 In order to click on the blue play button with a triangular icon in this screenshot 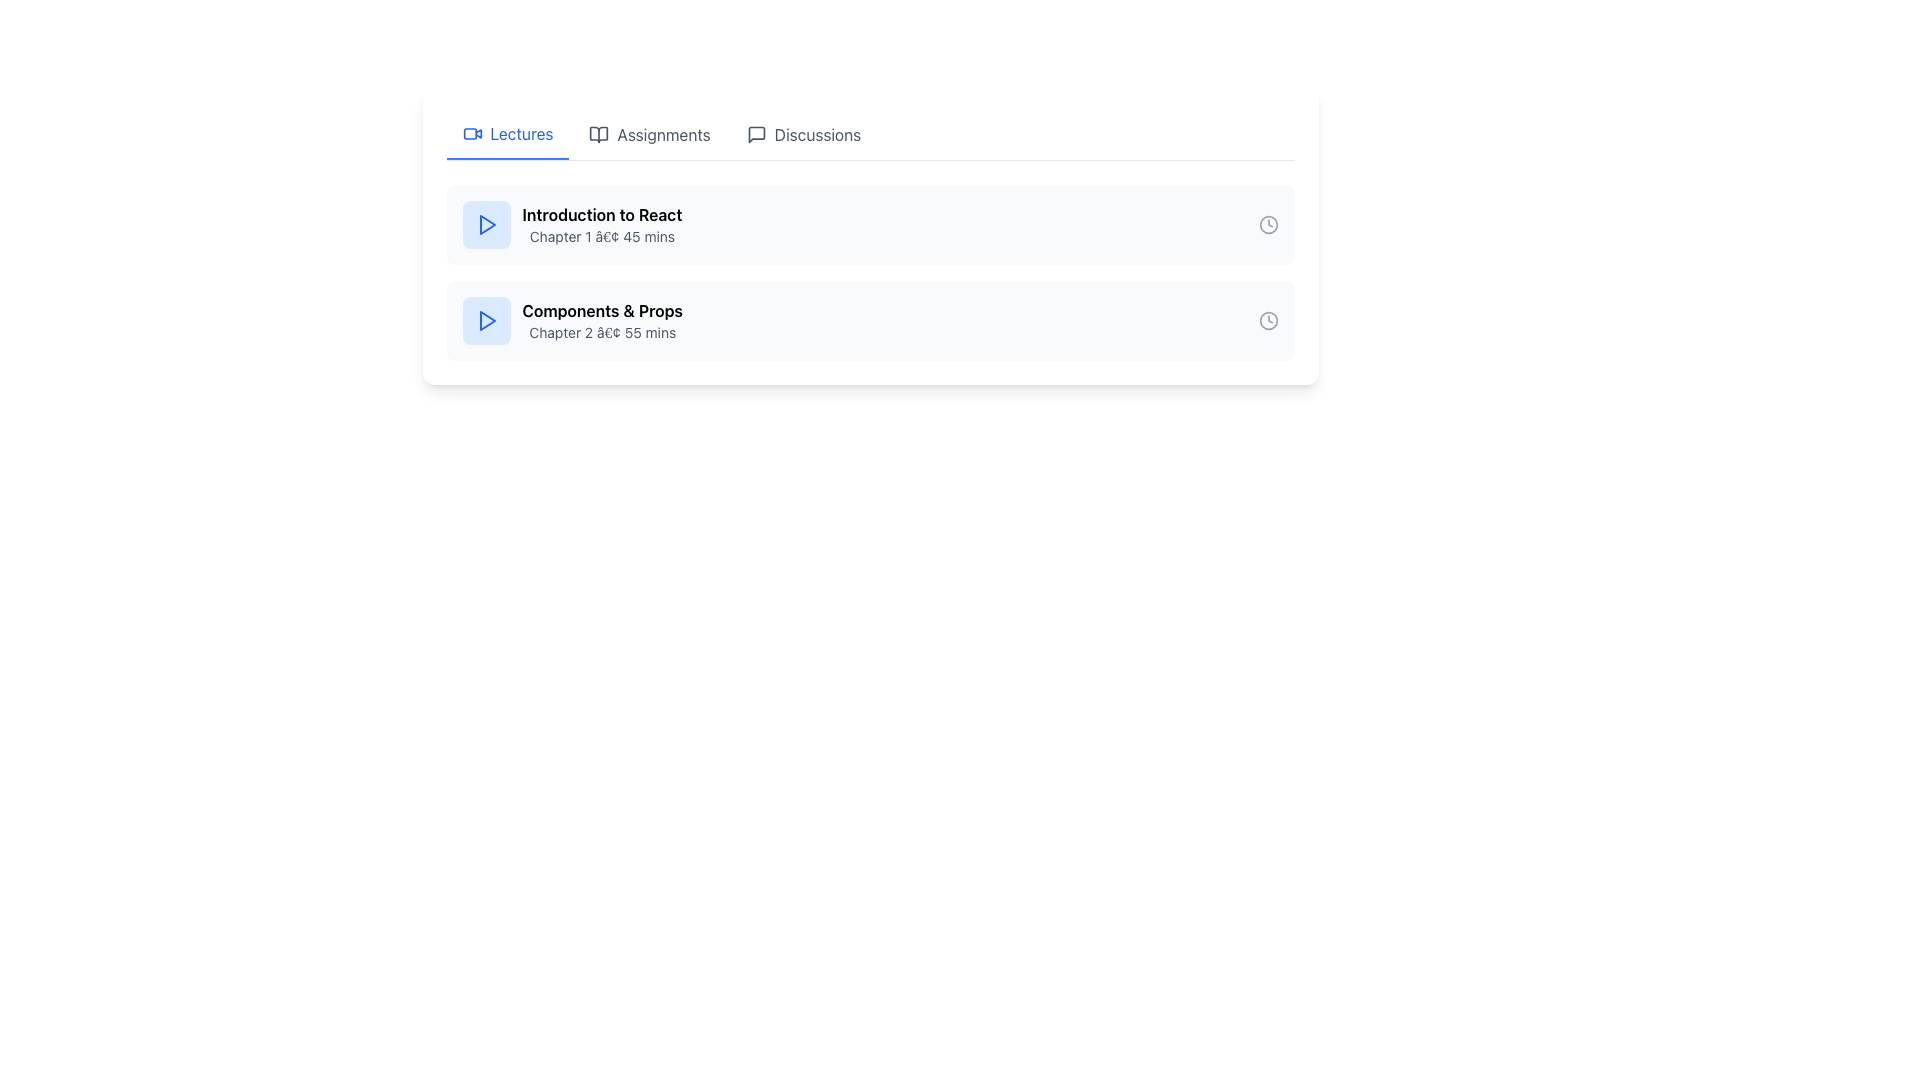, I will do `click(486, 224)`.